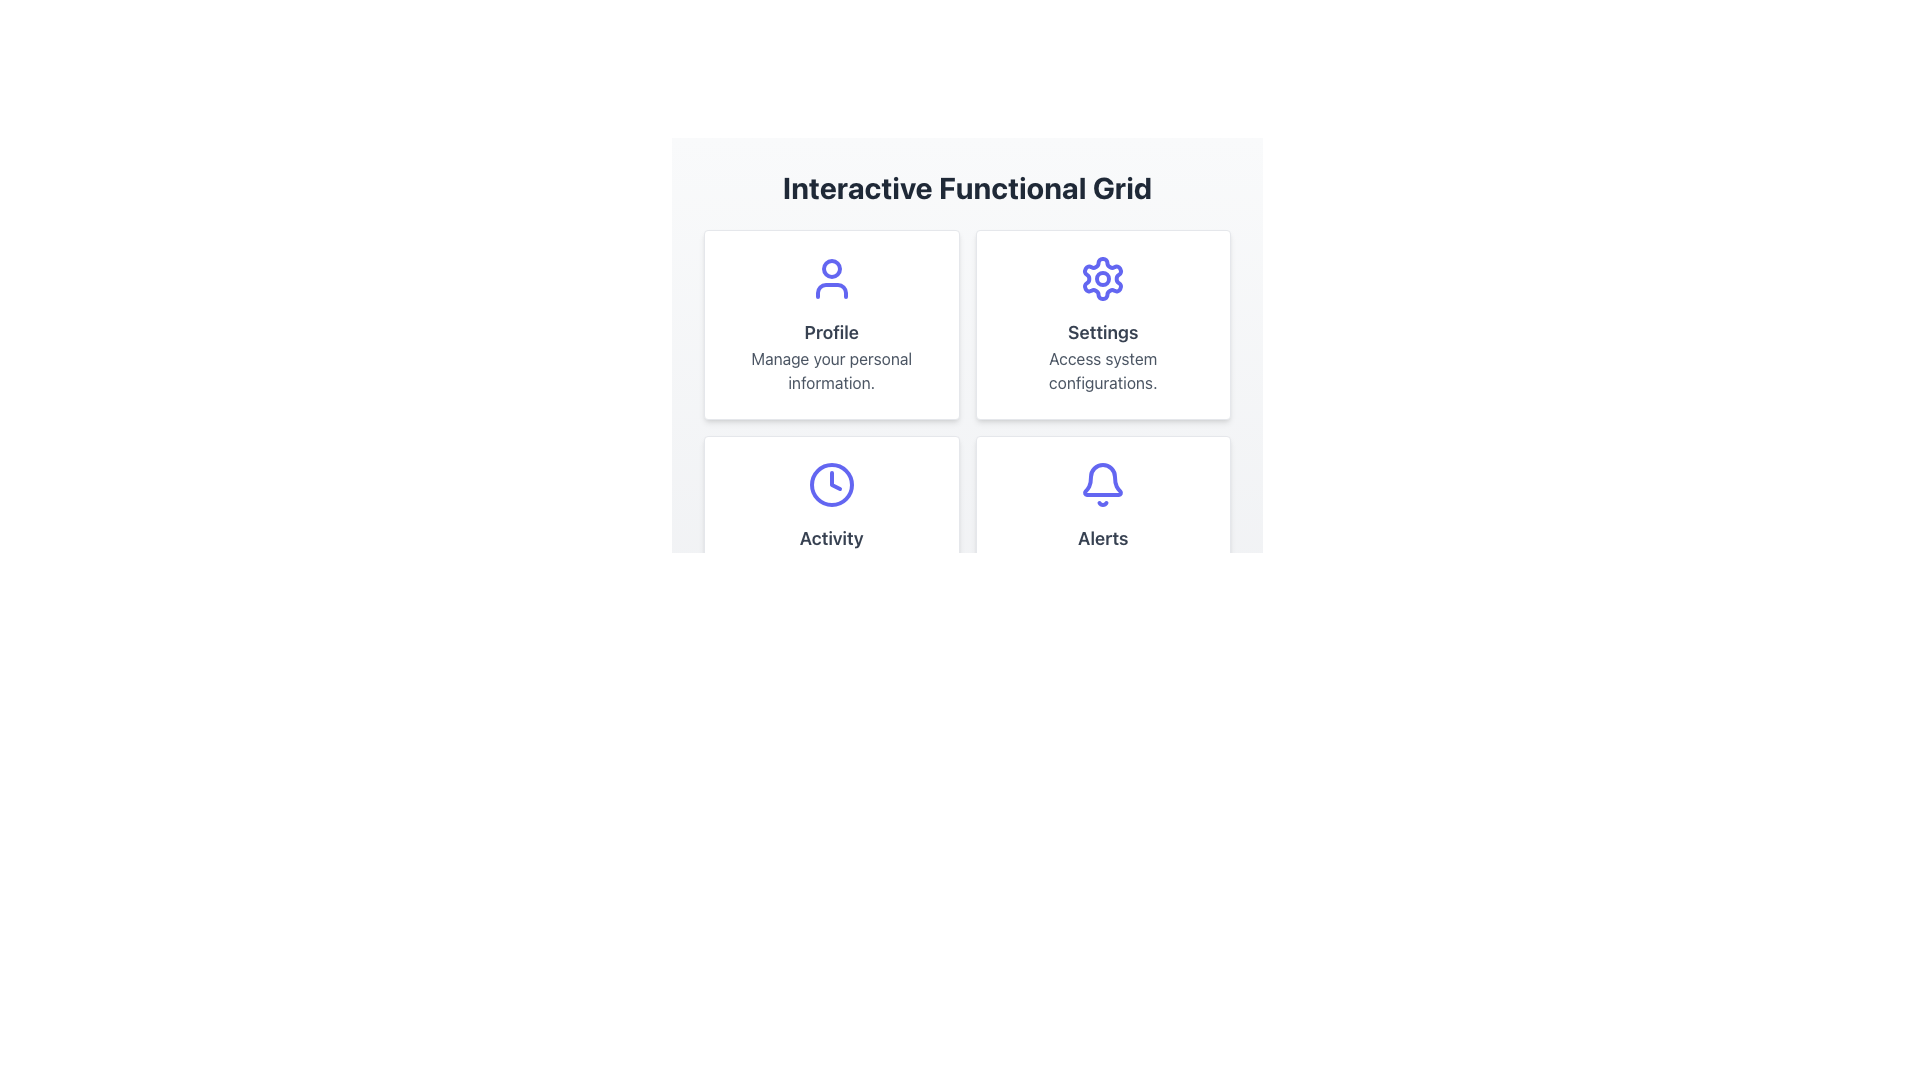 This screenshot has height=1080, width=1920. What do you see at coordinates (831, 538) in the screenshot?
I see `the text label displaying 'Activity', which is styled with a bold, large font and is located in the lower-left card of the grid layout` at bounding box center [831, 538].